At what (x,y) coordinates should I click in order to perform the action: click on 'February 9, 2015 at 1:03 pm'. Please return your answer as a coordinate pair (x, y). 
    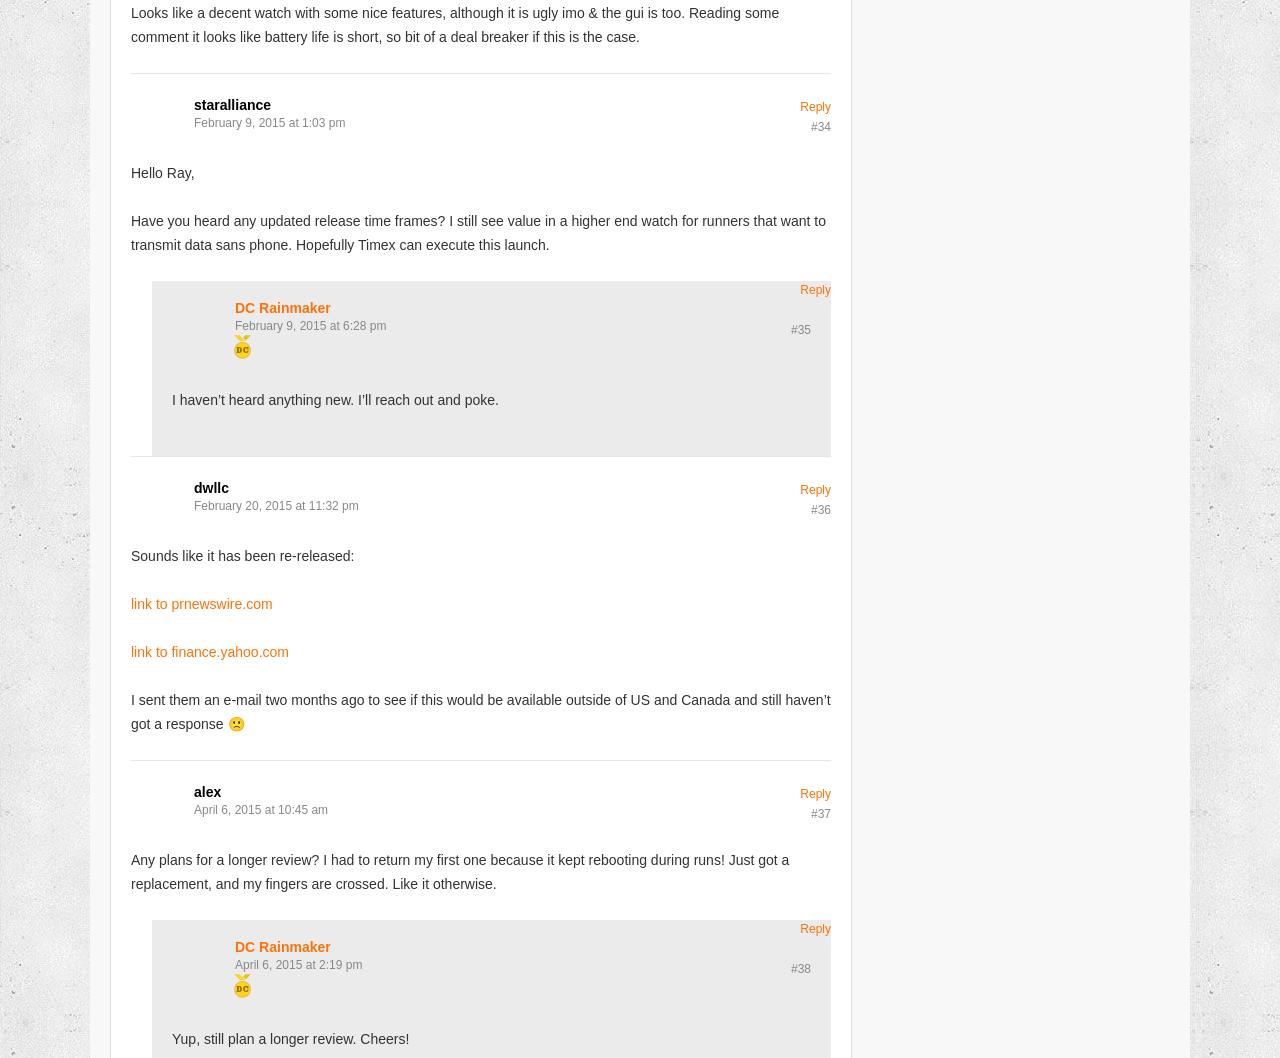
    Looking at the image, I should click on (268, 120).